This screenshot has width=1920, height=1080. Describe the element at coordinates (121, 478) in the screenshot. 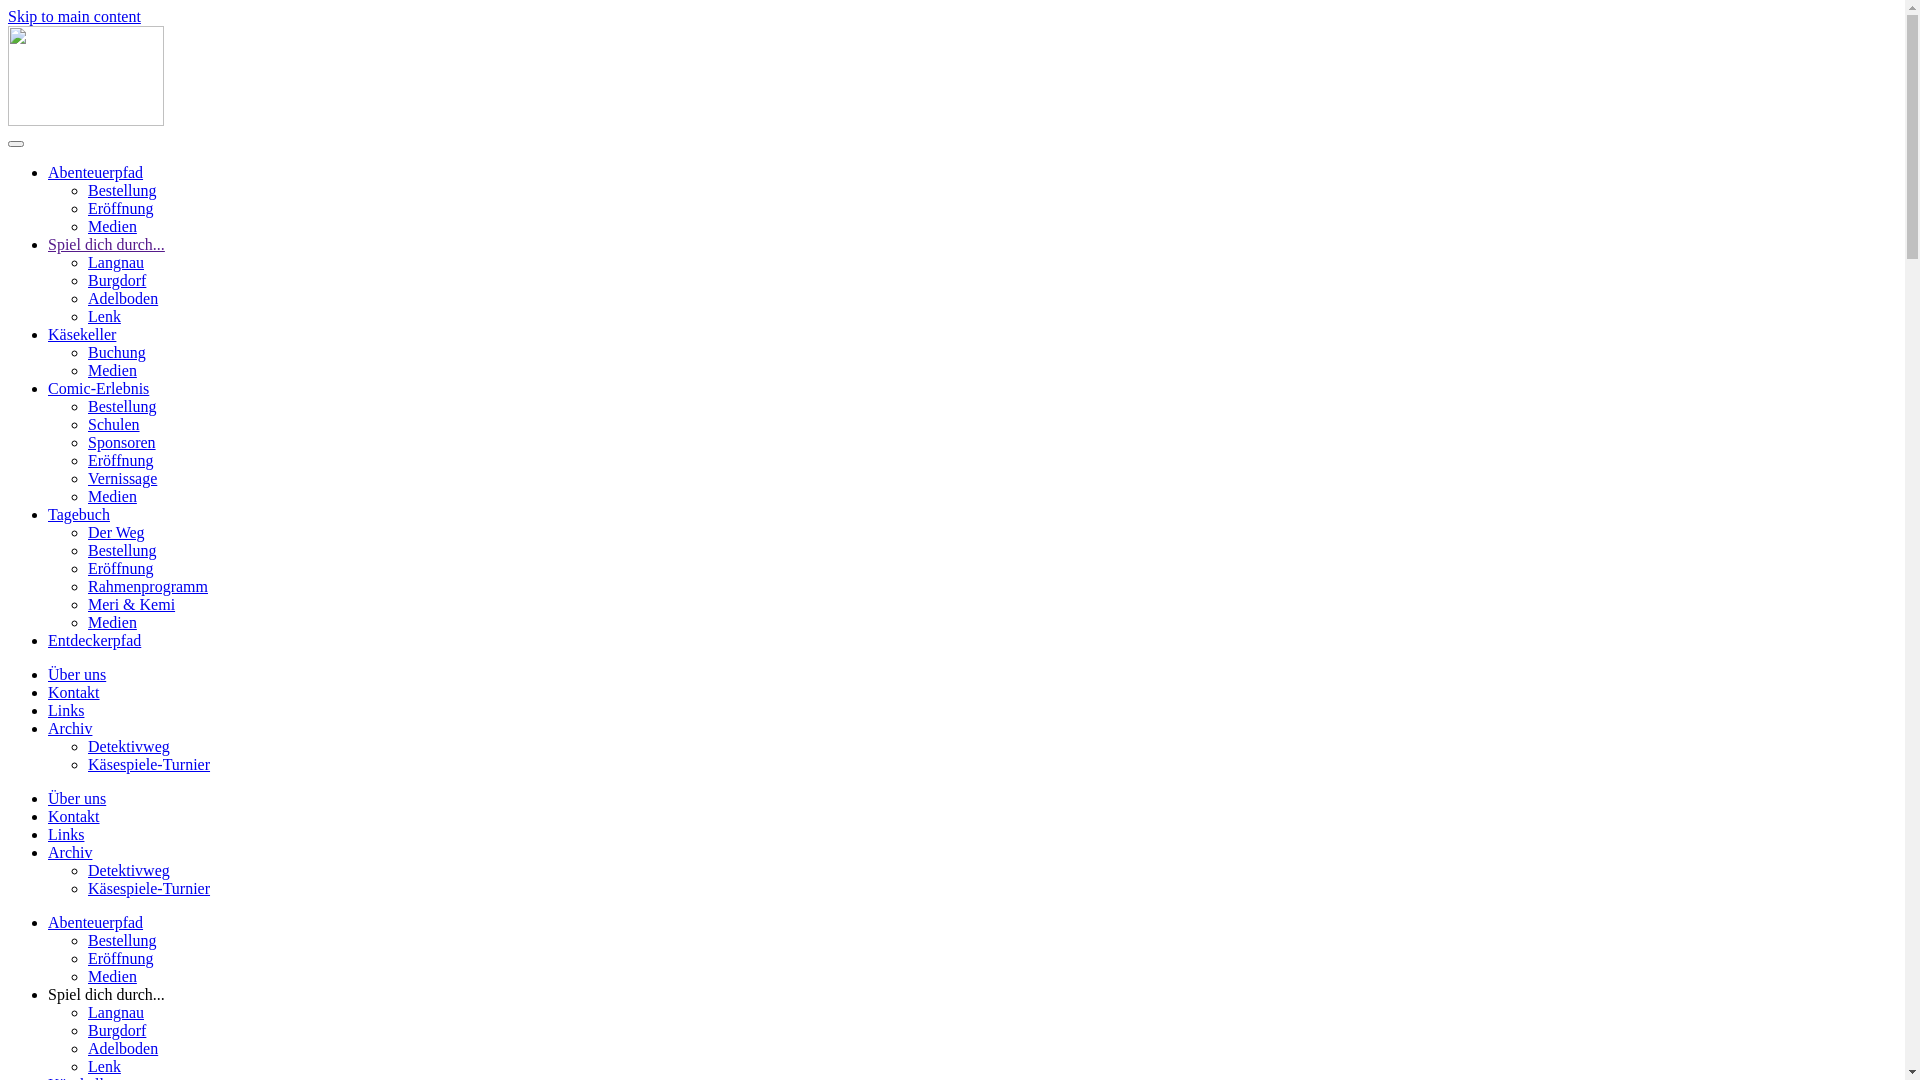

I see `'Vernissage'` at that location.